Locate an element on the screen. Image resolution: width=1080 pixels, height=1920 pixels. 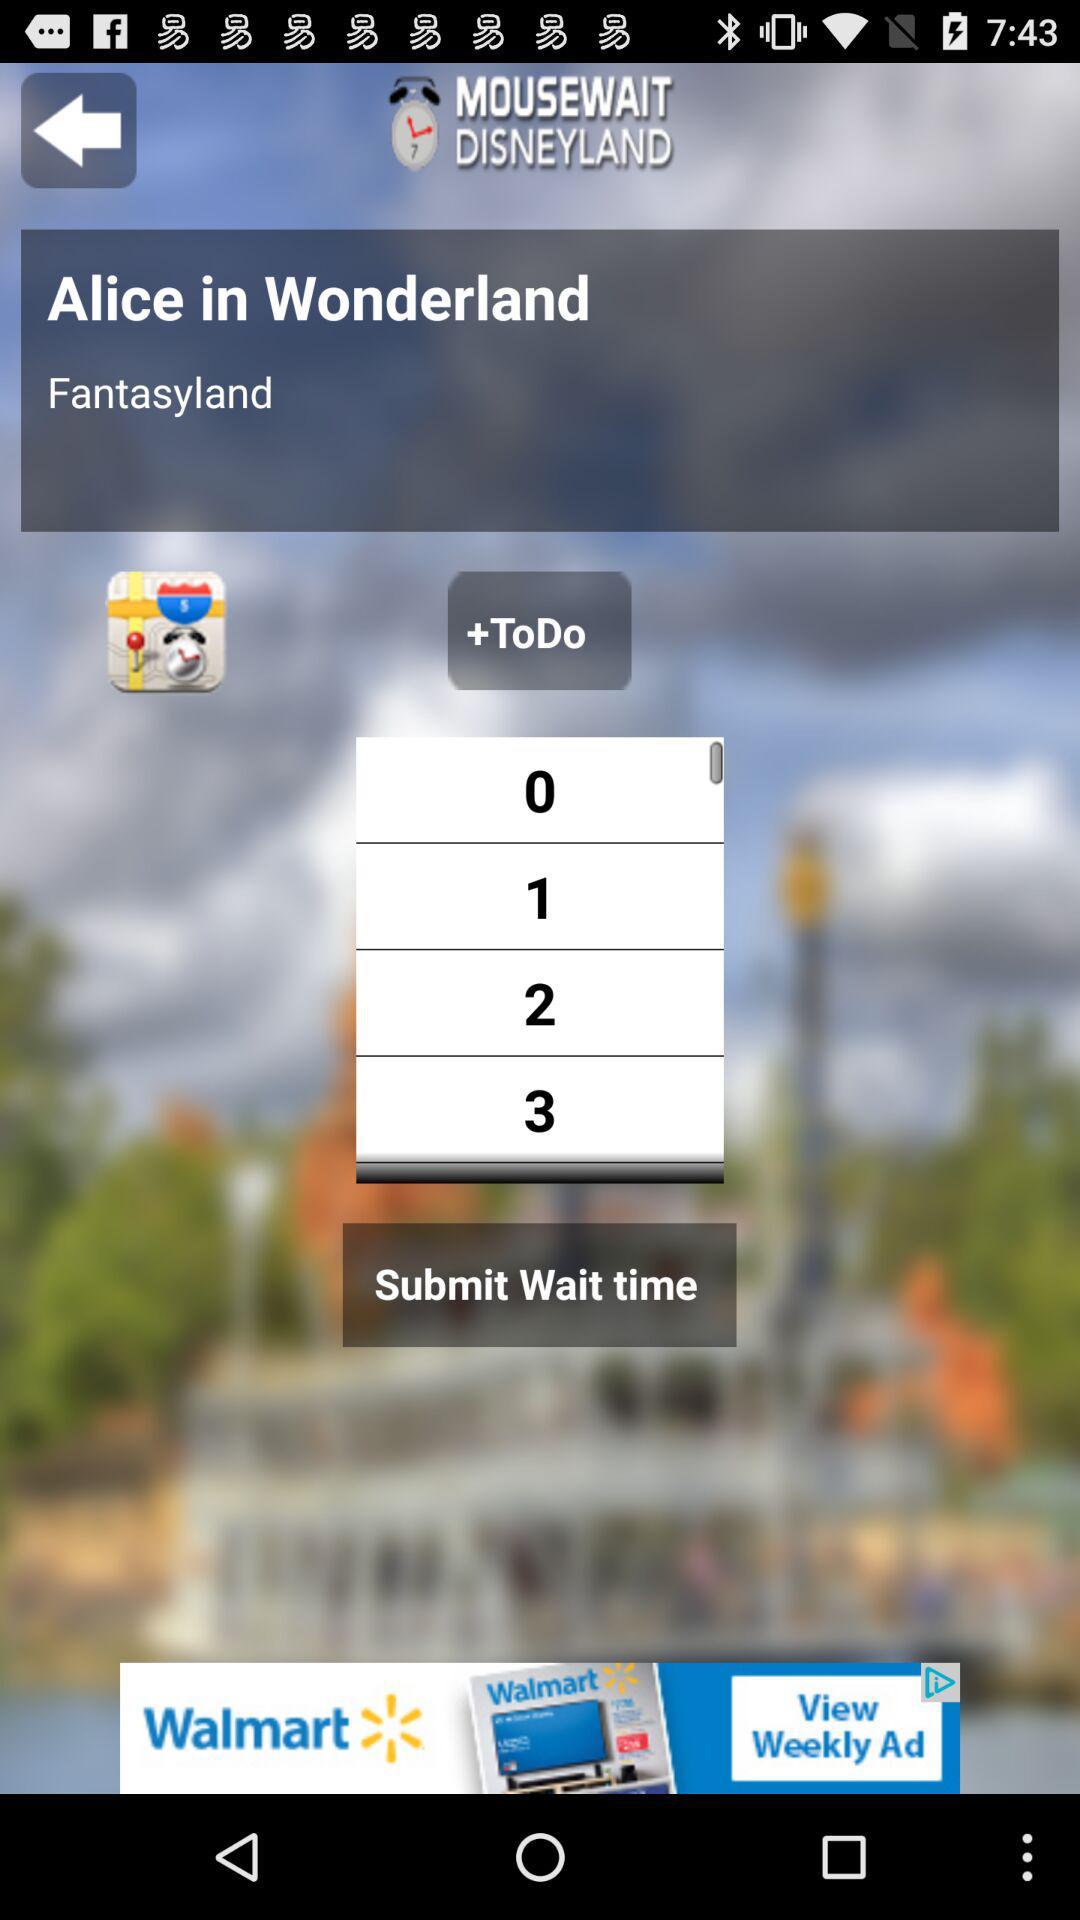
option is located at coordinates (538, 629).